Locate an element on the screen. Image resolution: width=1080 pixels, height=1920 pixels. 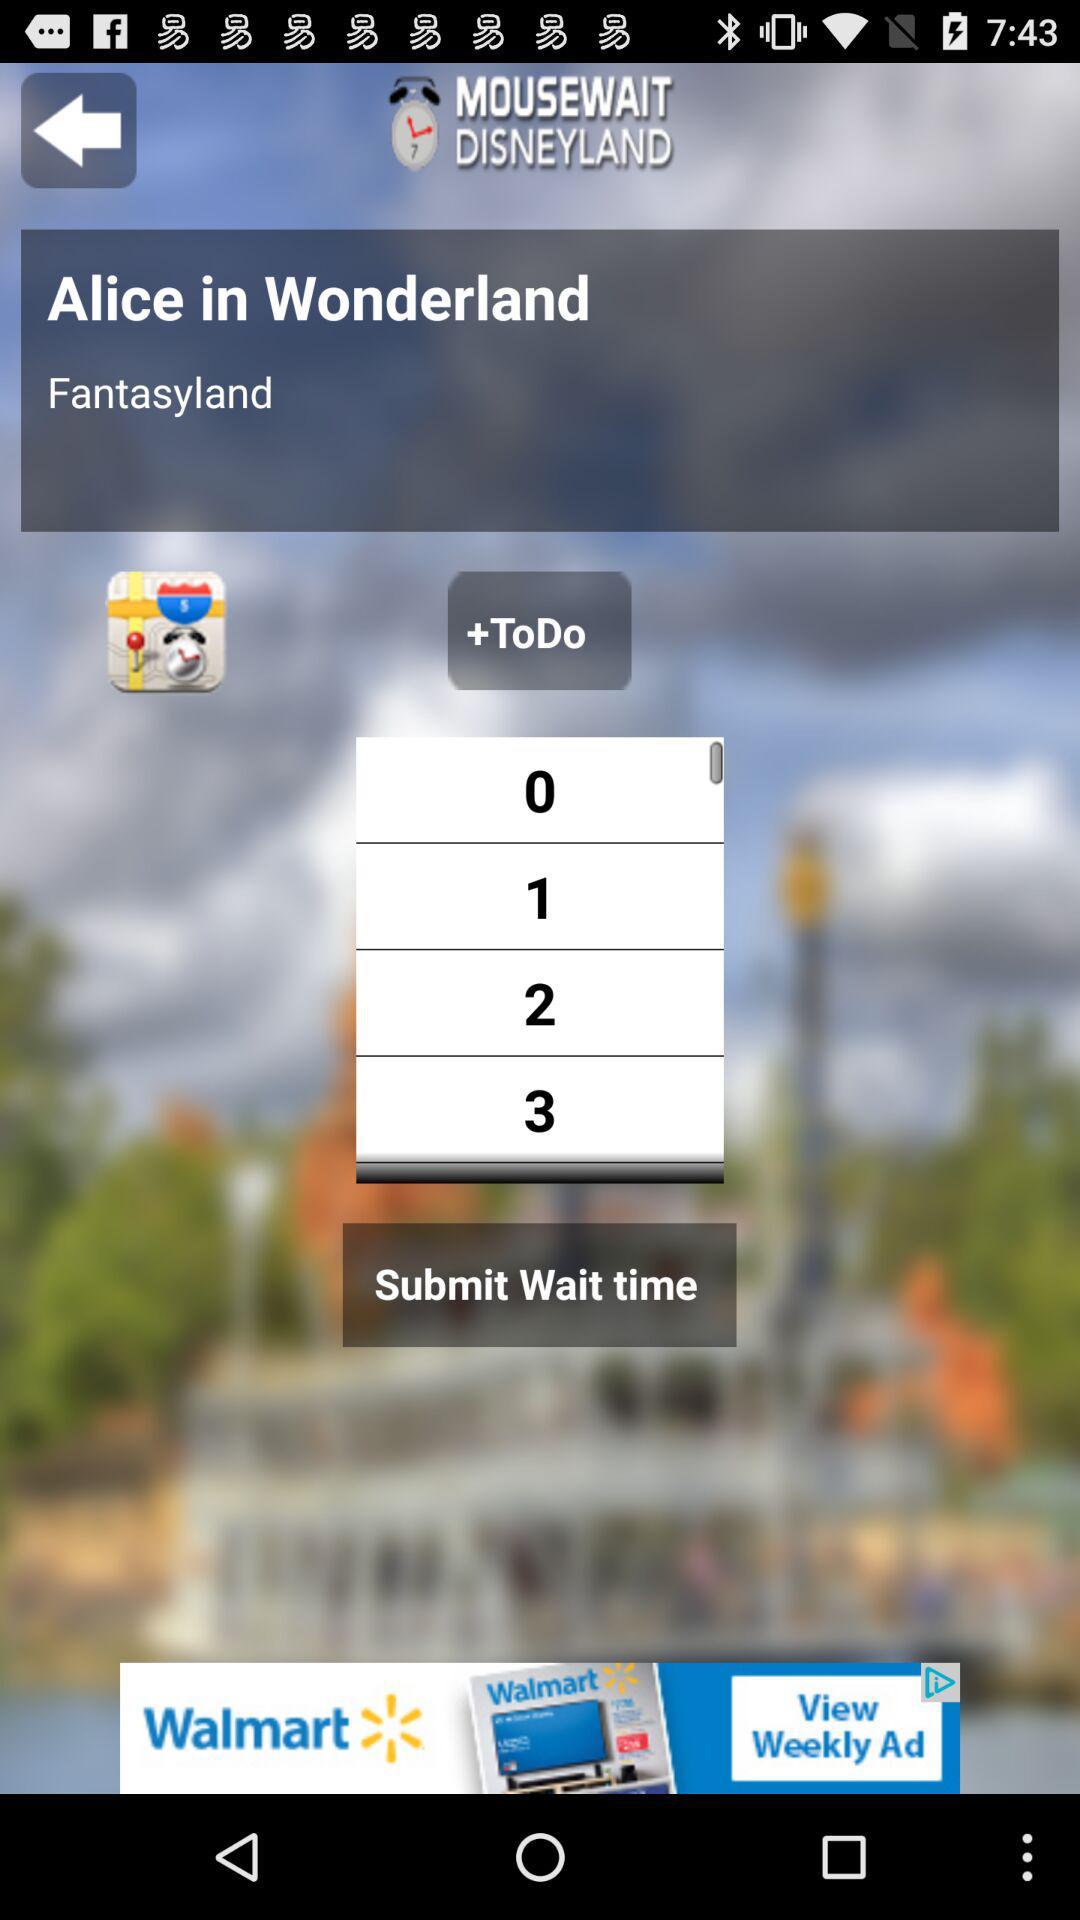
option is located at coordinates (538, 629).